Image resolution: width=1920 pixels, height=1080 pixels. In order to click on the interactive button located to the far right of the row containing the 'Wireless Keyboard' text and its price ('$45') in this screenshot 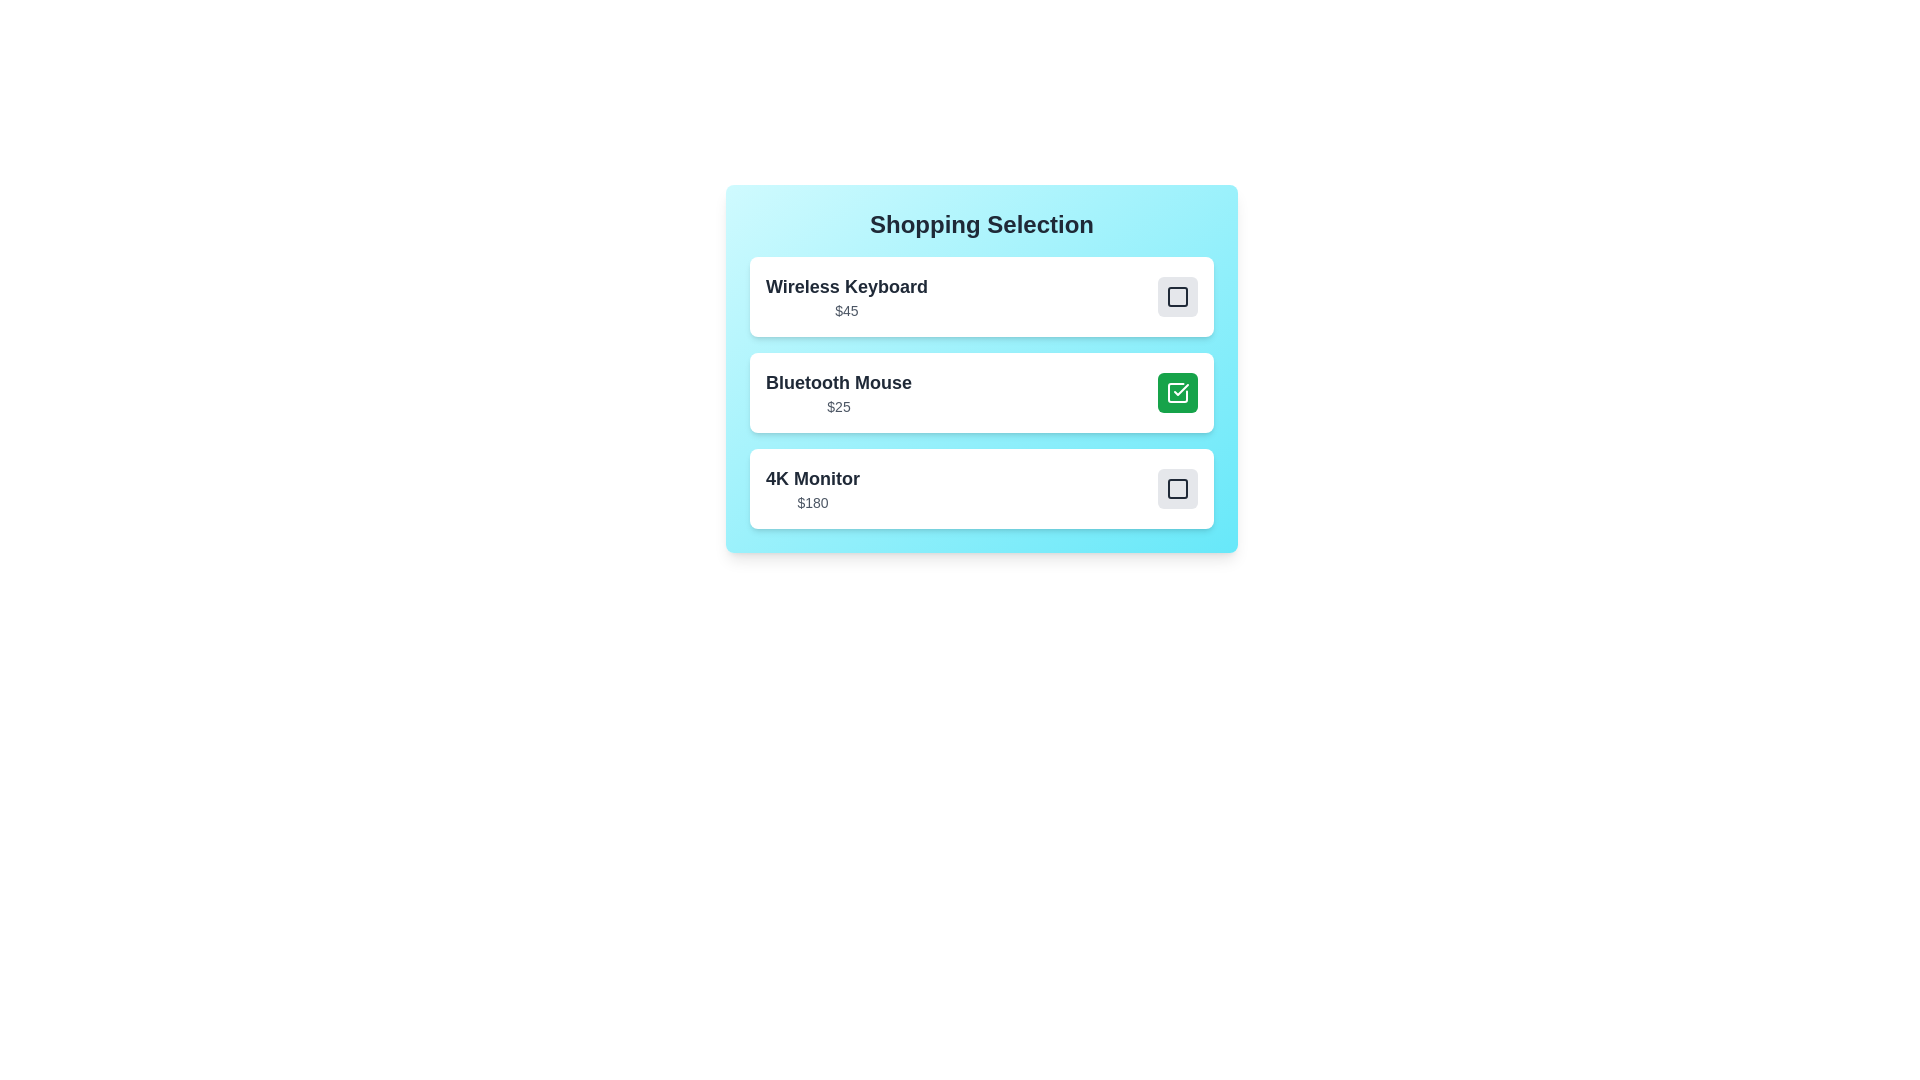, I will do `click(1177, 297)`.